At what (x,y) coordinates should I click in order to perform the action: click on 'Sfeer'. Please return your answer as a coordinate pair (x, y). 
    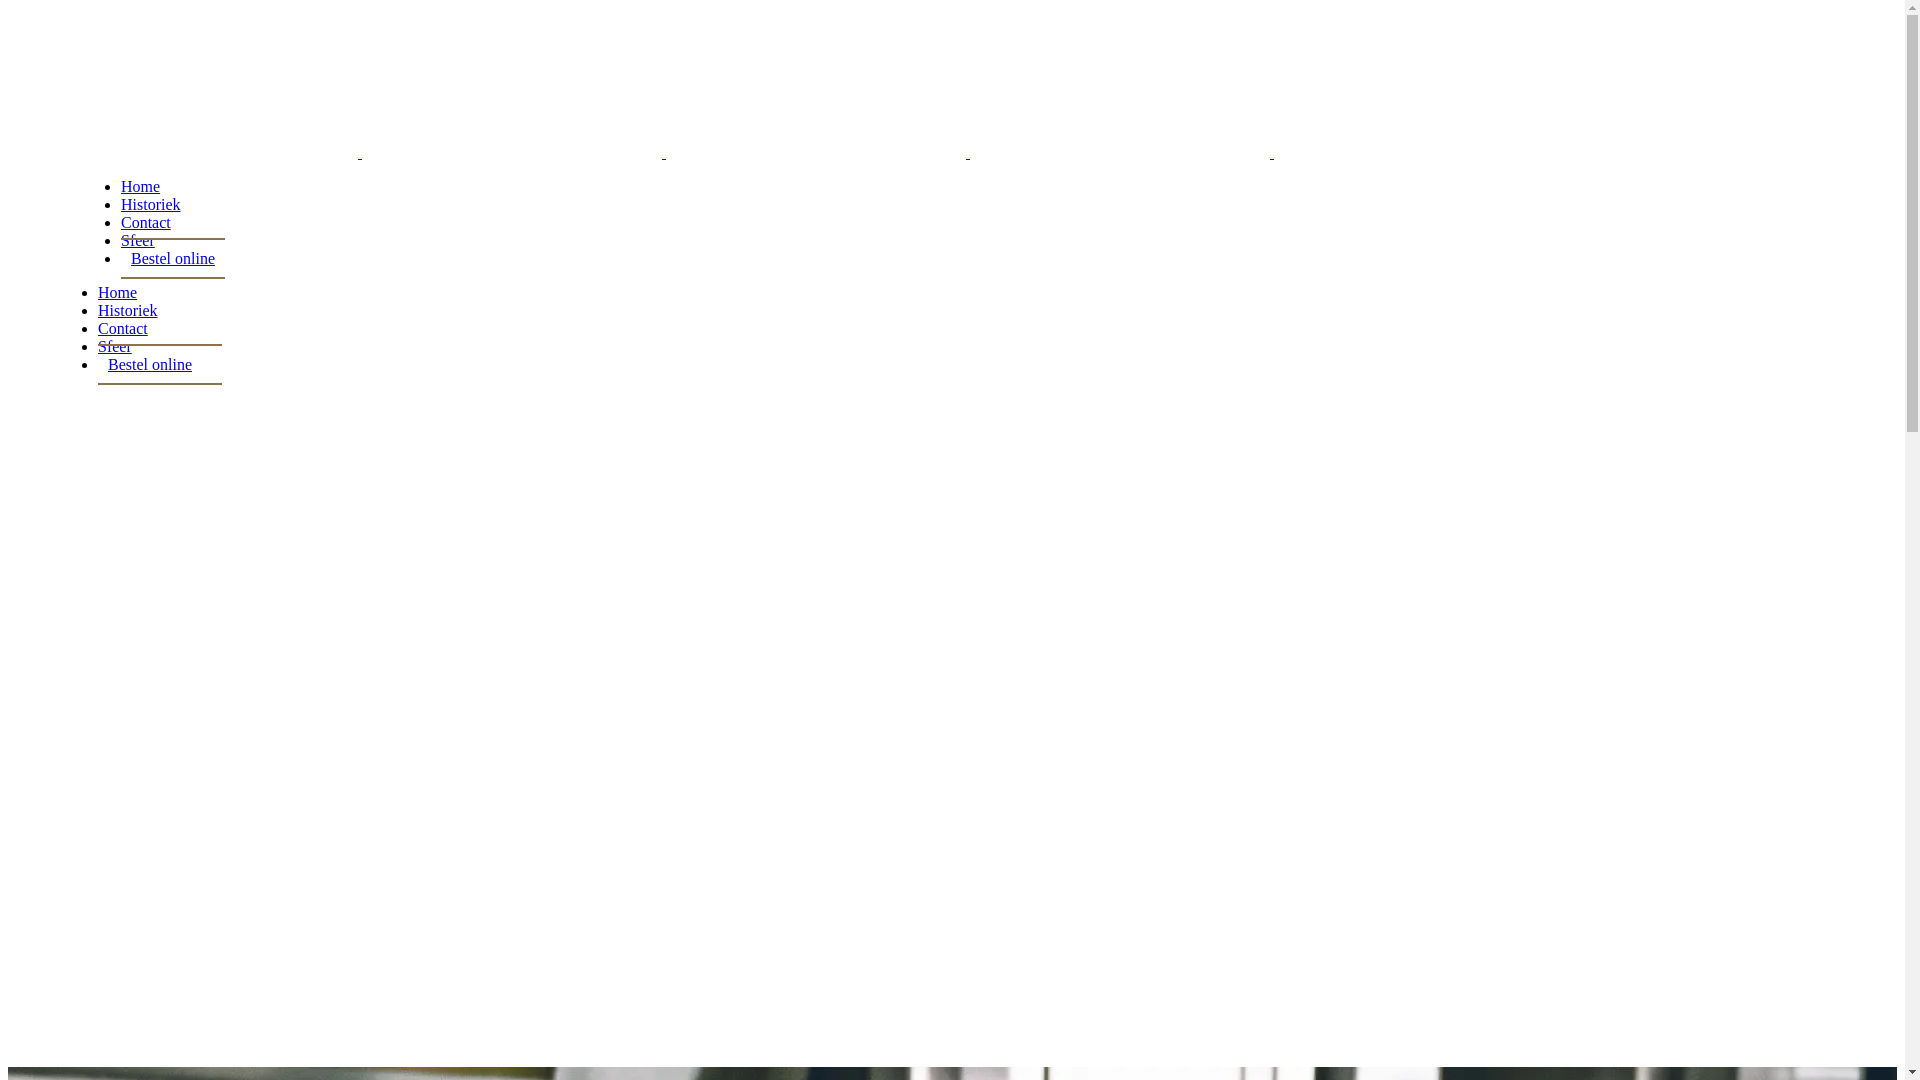
    Looking at the image, I should click on (114, 345).